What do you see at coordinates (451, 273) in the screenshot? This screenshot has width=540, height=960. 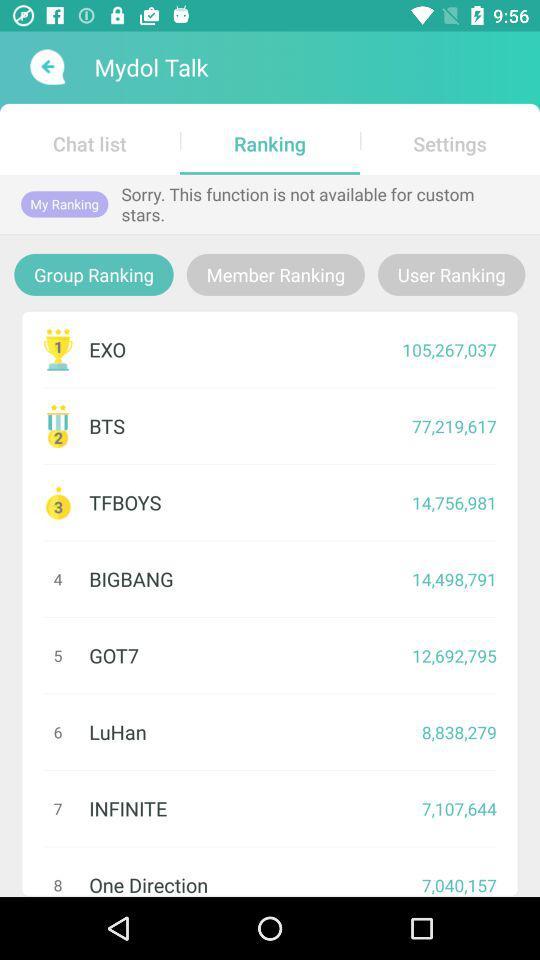 I see `the item to the right of member ranking` at bounding box center [451, 273].